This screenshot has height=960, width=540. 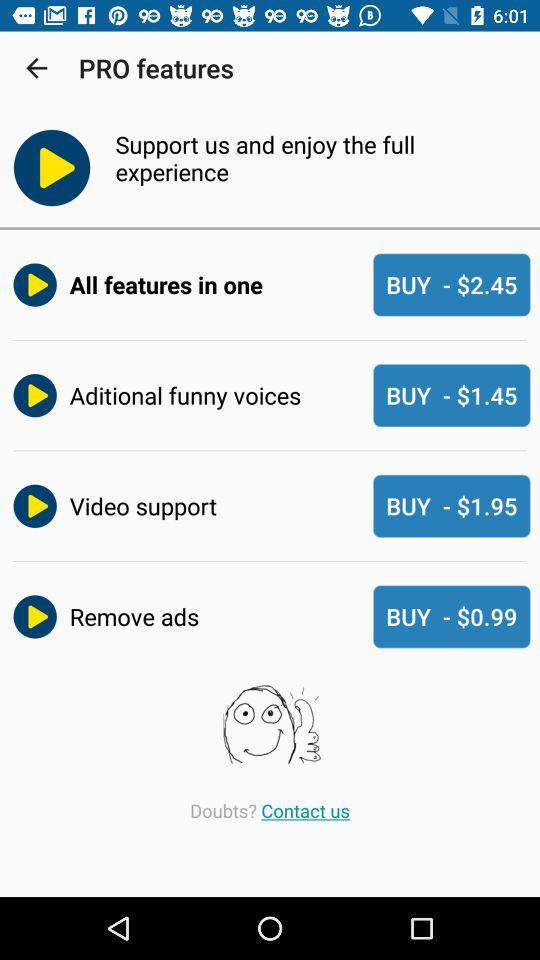 What do you see at coordinates (45, 167) in the screenshot?
I see `the play icon` at bounding box center [45, 167].